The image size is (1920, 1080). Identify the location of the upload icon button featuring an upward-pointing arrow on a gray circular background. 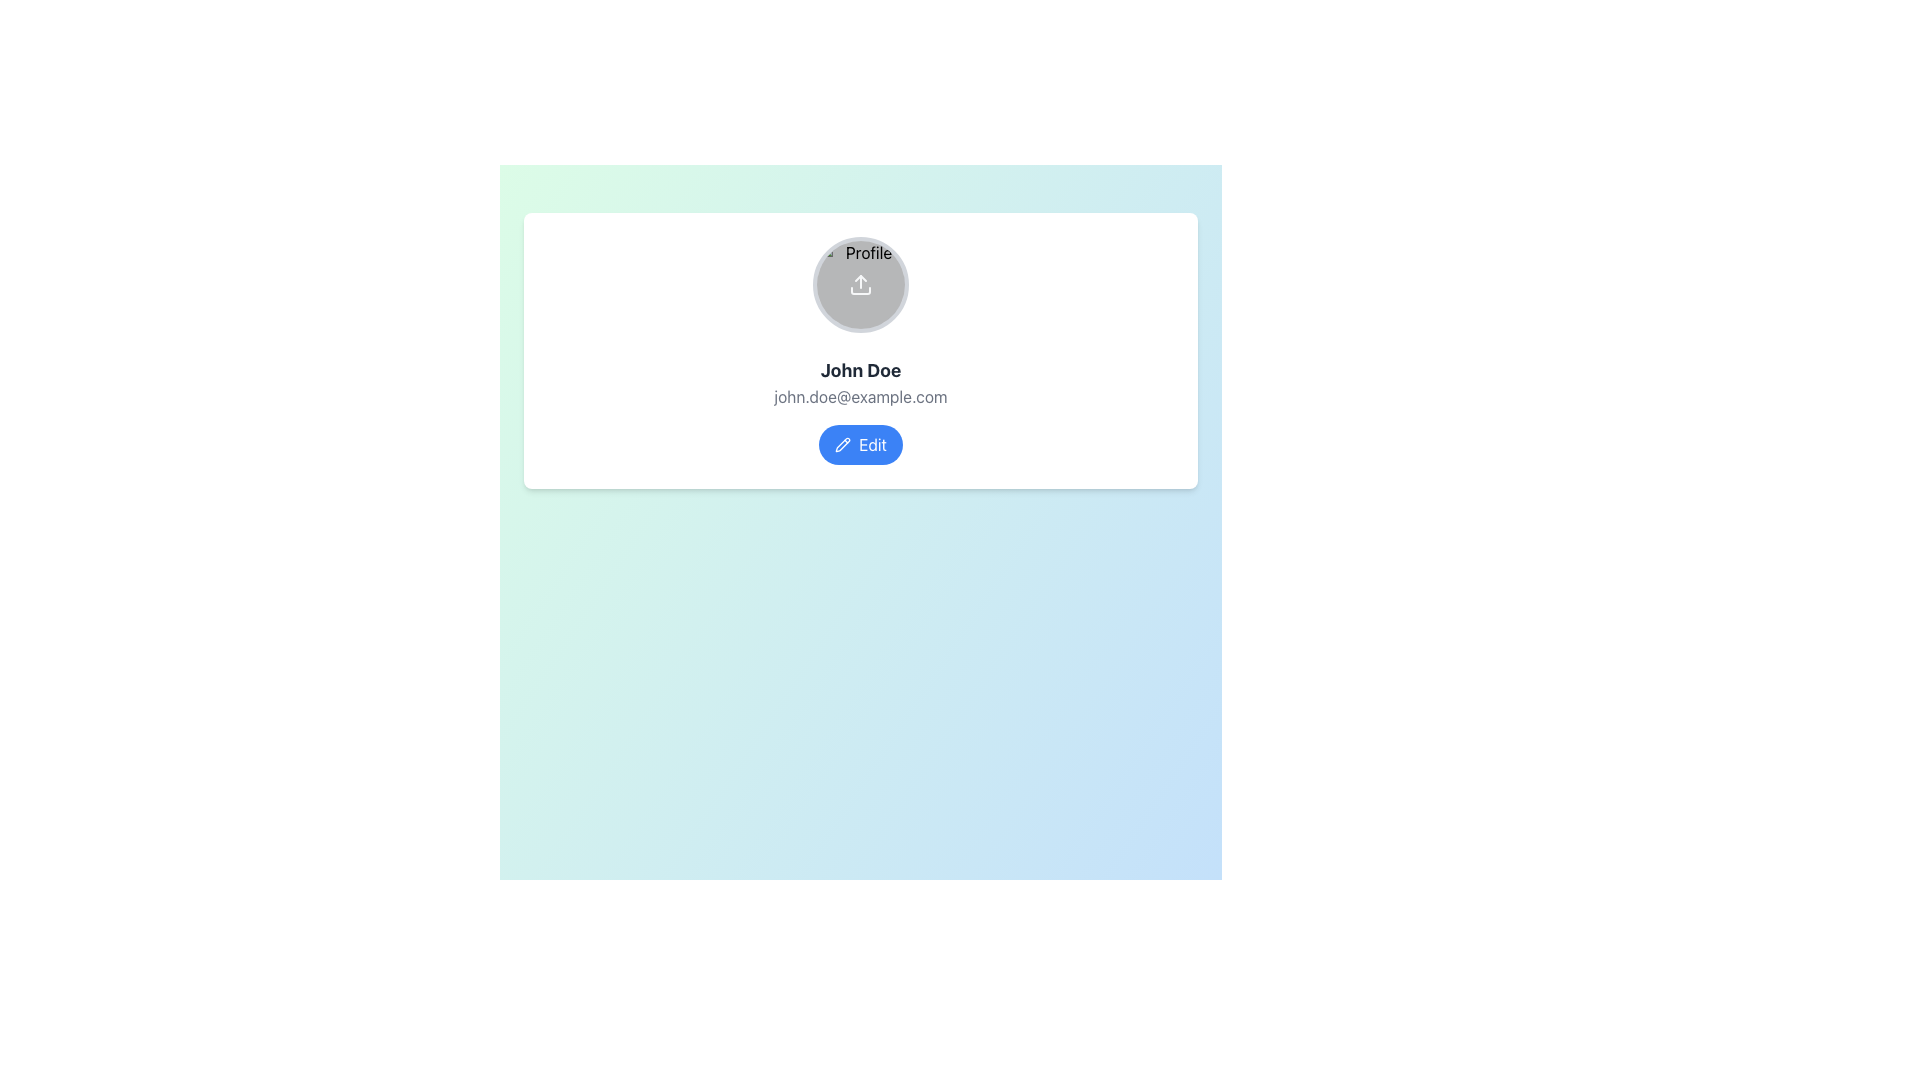
(860, 285).